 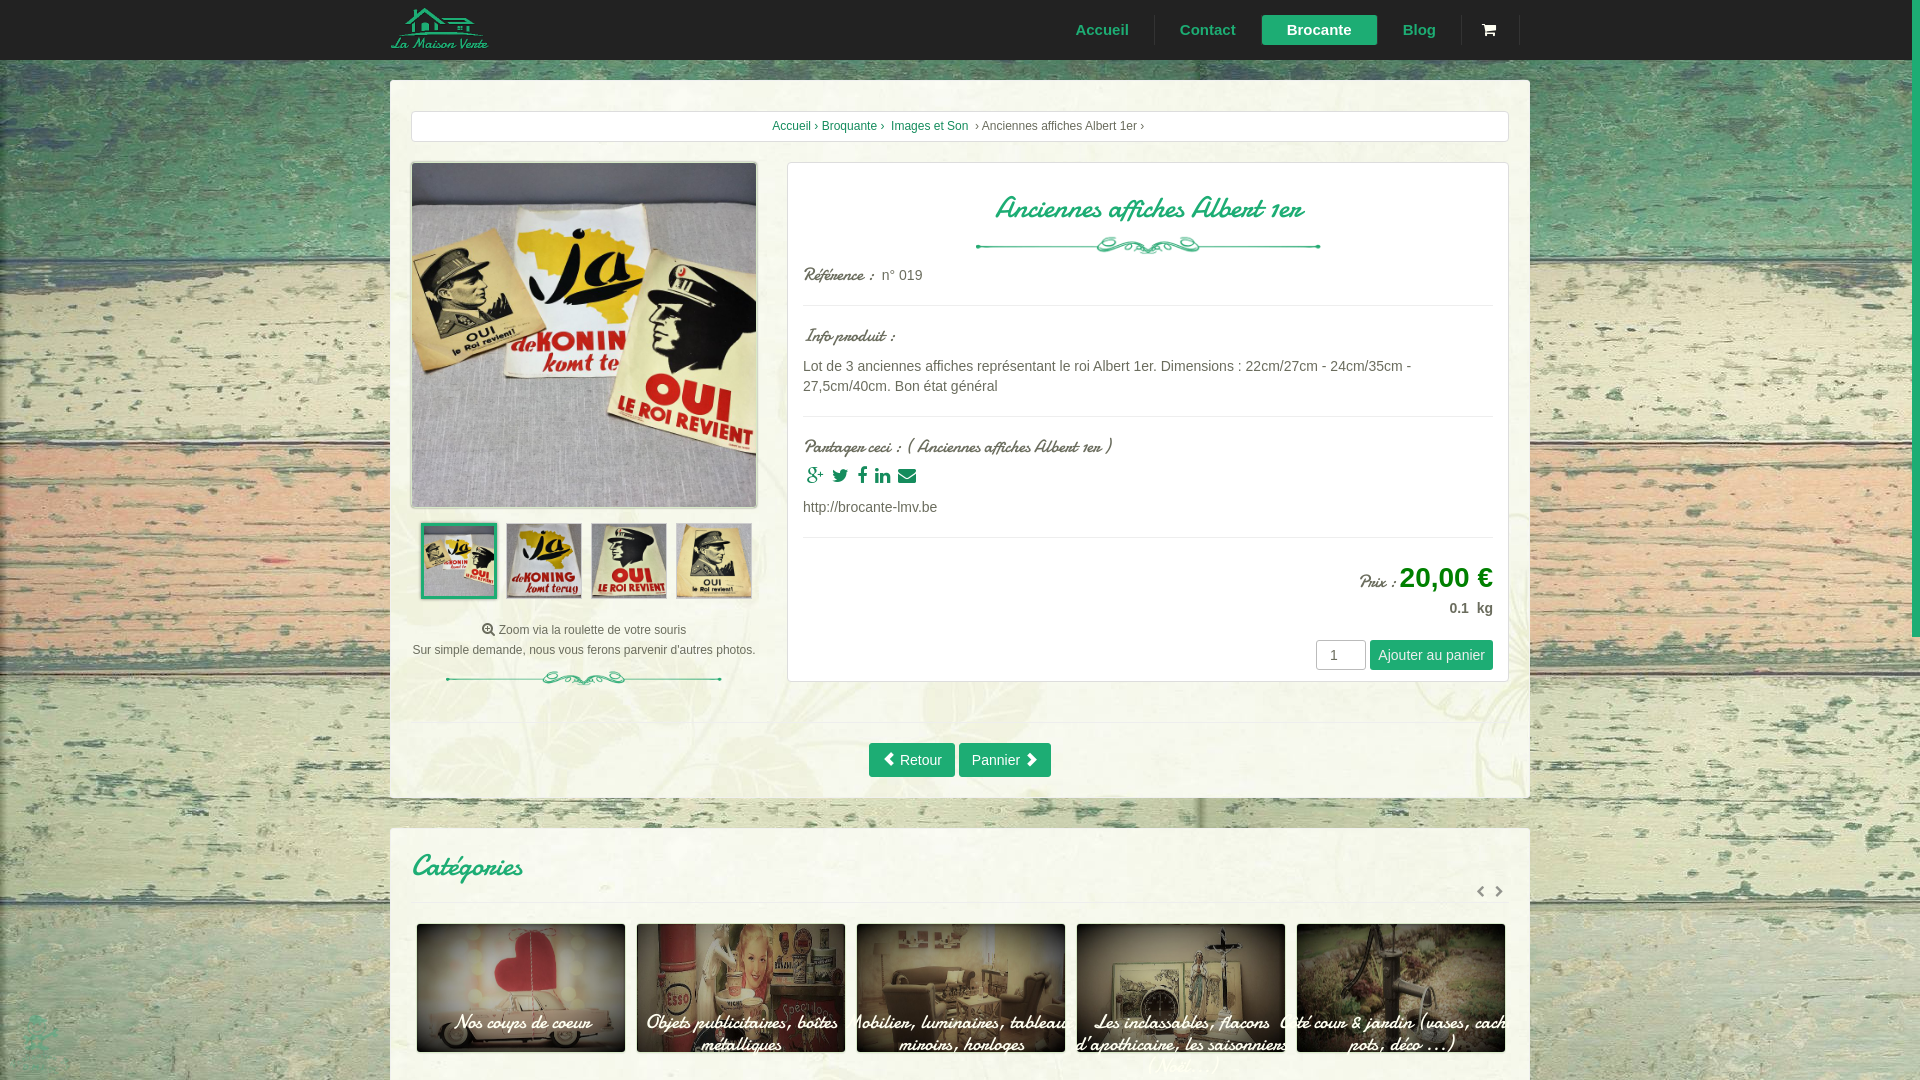 What do you see at coordinates (543, 560) in the screenshot?
I see `'Image 2'` at bounding box center [543, 560].